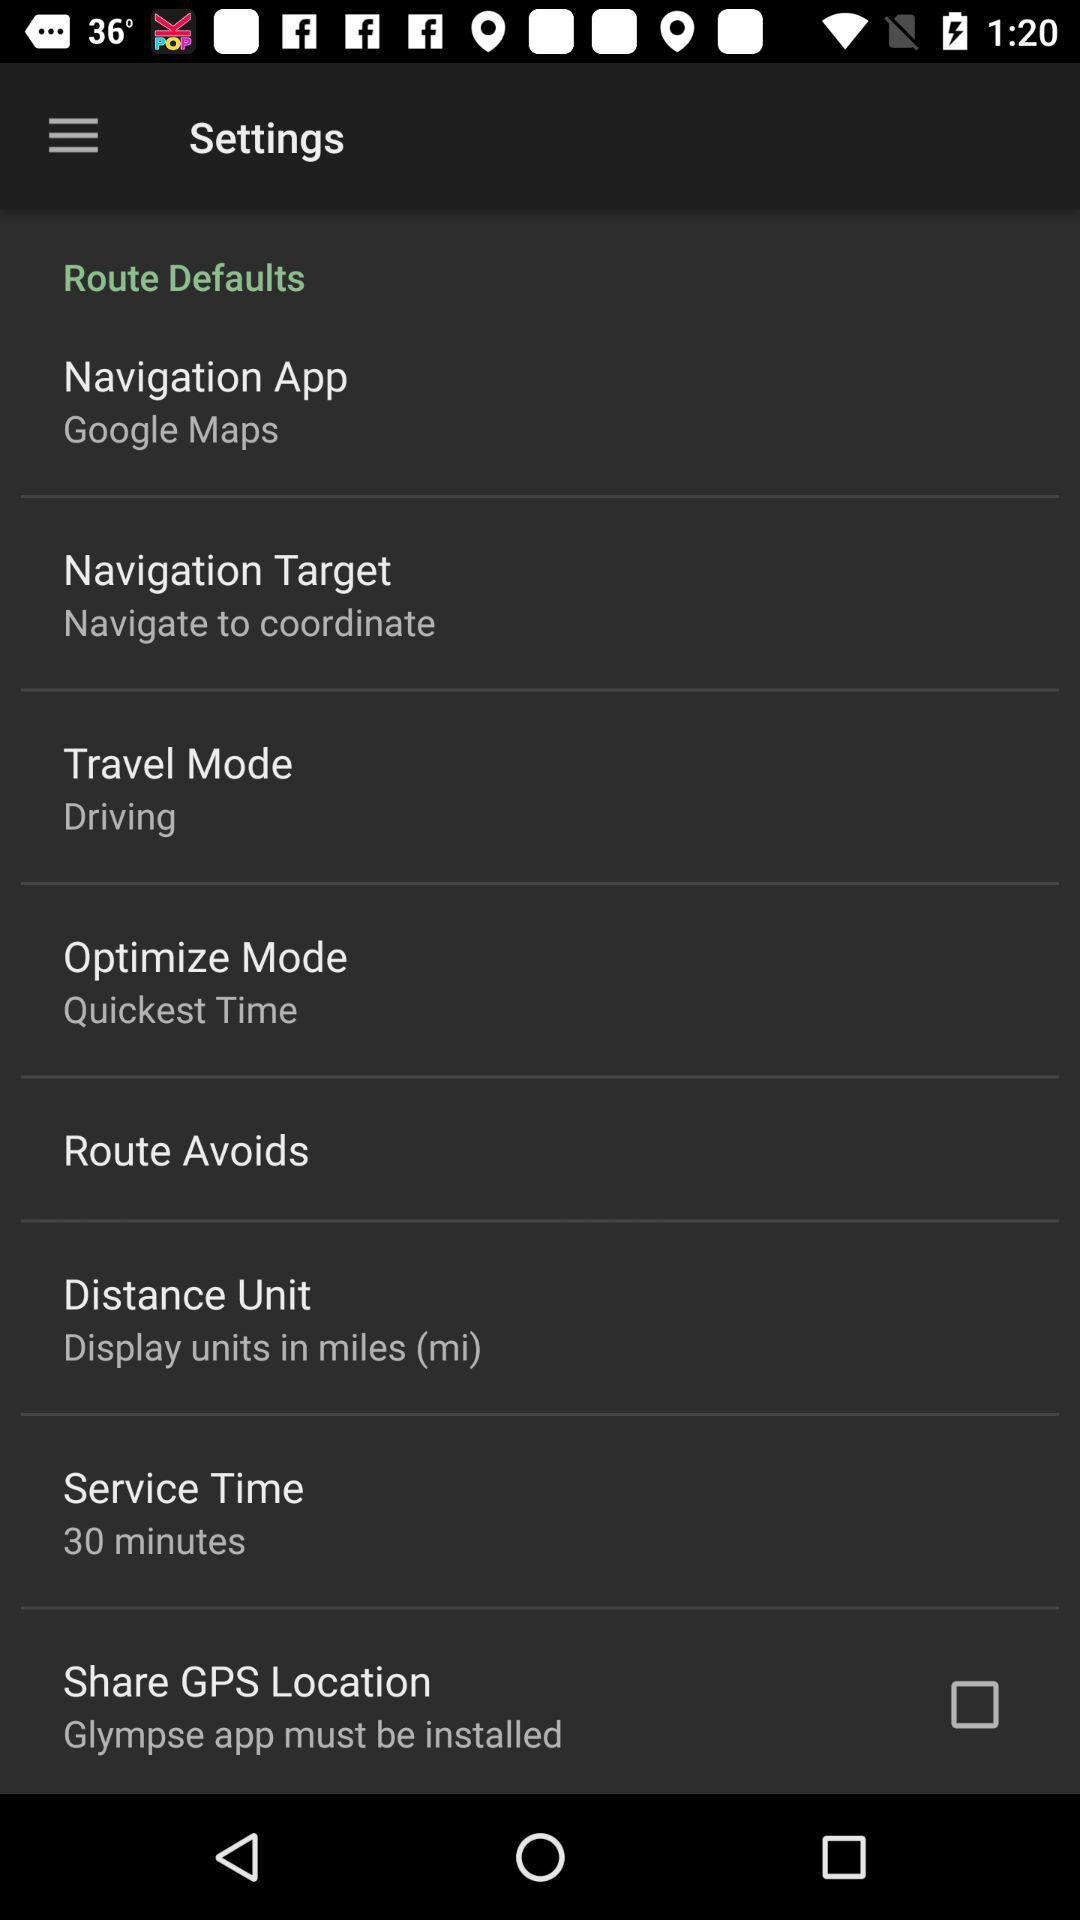 The image size is (1080, 1920). Describe the element at coordinates (177, 761) in the screenshot. I see `travel mode icon` at that location.